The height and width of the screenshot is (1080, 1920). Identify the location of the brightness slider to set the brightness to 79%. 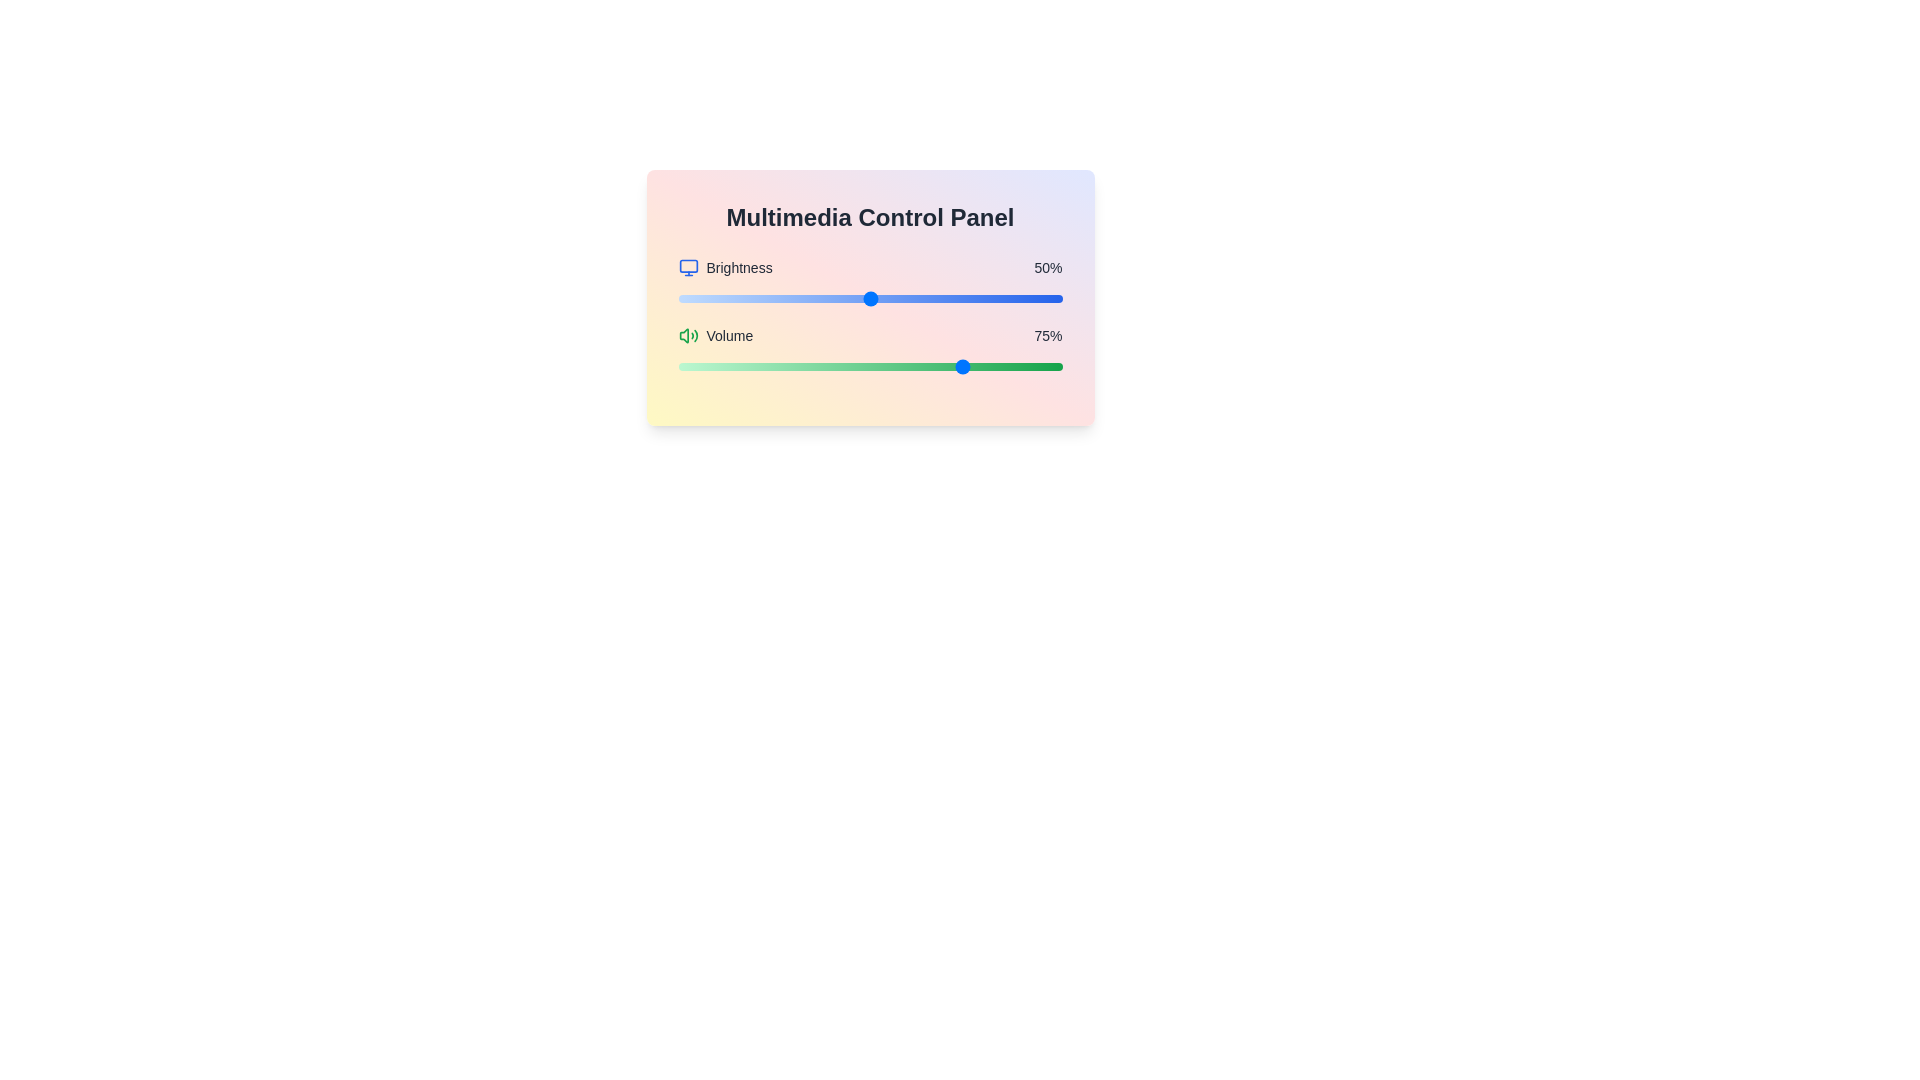
(981, 299).